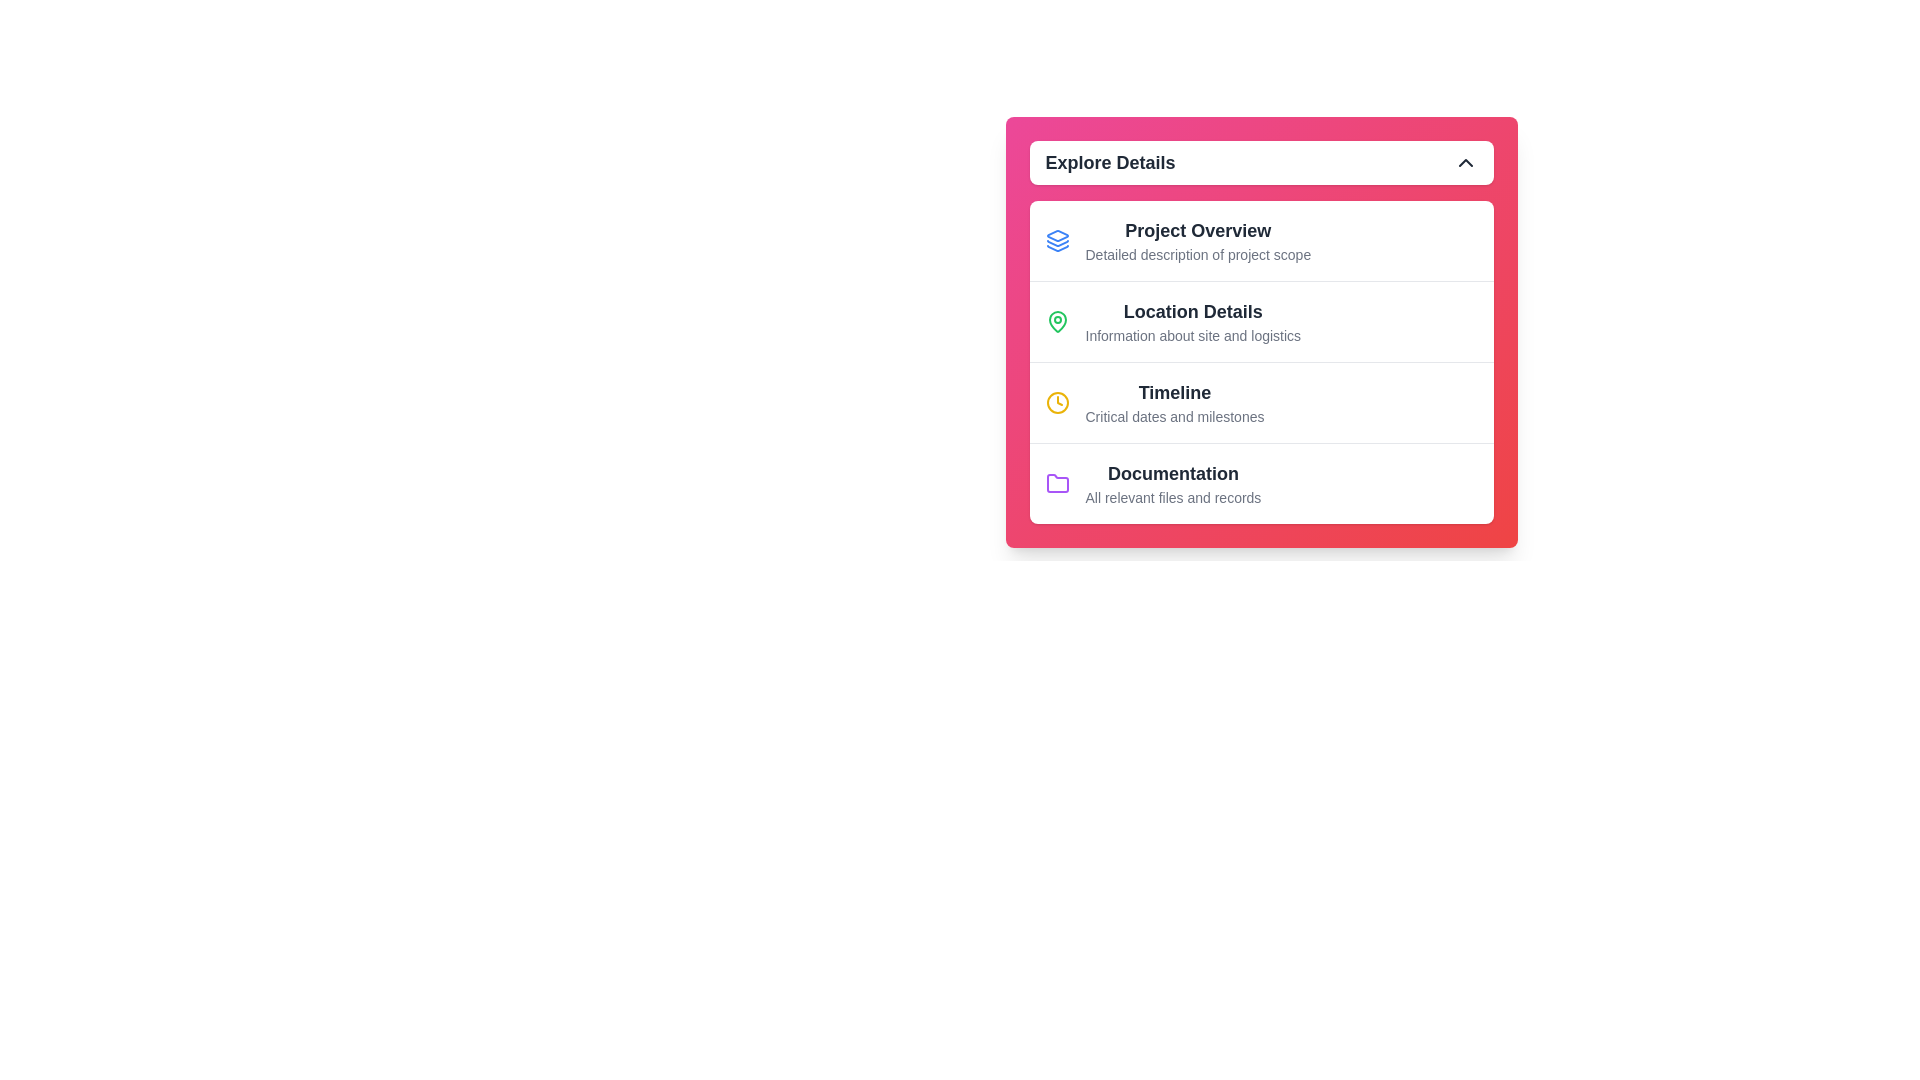 This screenshot has height=1080, width=1920. I want to click on the 'Timeline' icon, which is located to the left of the text 'Timeline' as the third item in the list, so click(1056, 402).